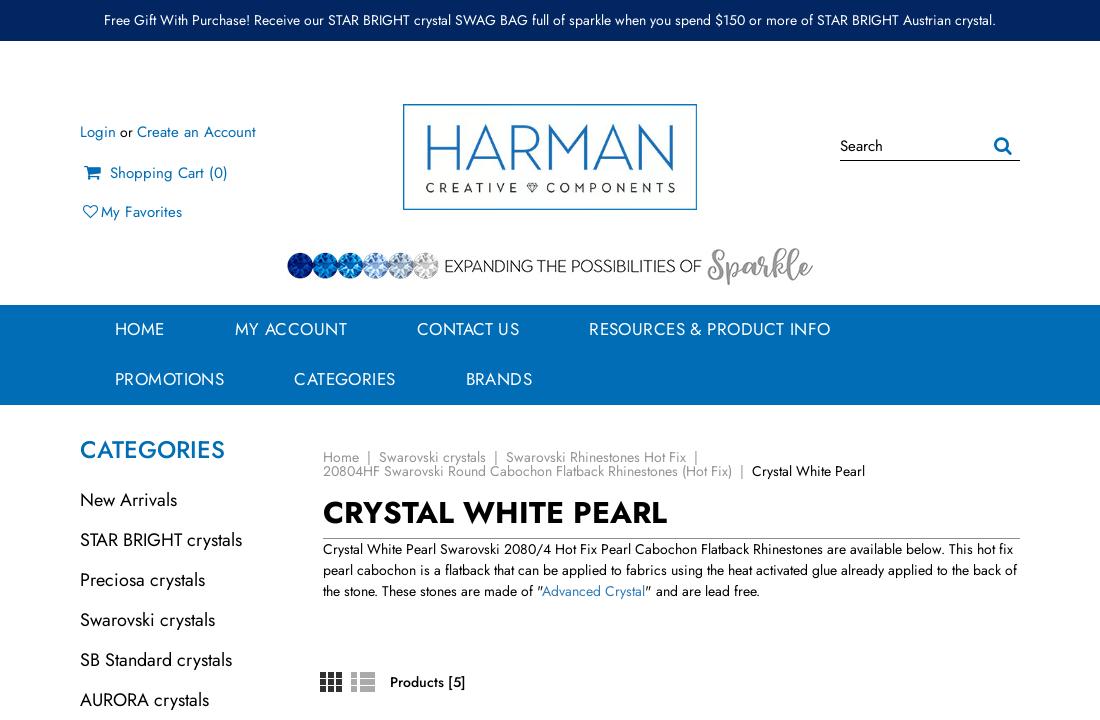 This screenshot has width=1100, height=720. Describe the element at coordinates (498, 379) in the screenshot. I see `'Brands'` at that location.